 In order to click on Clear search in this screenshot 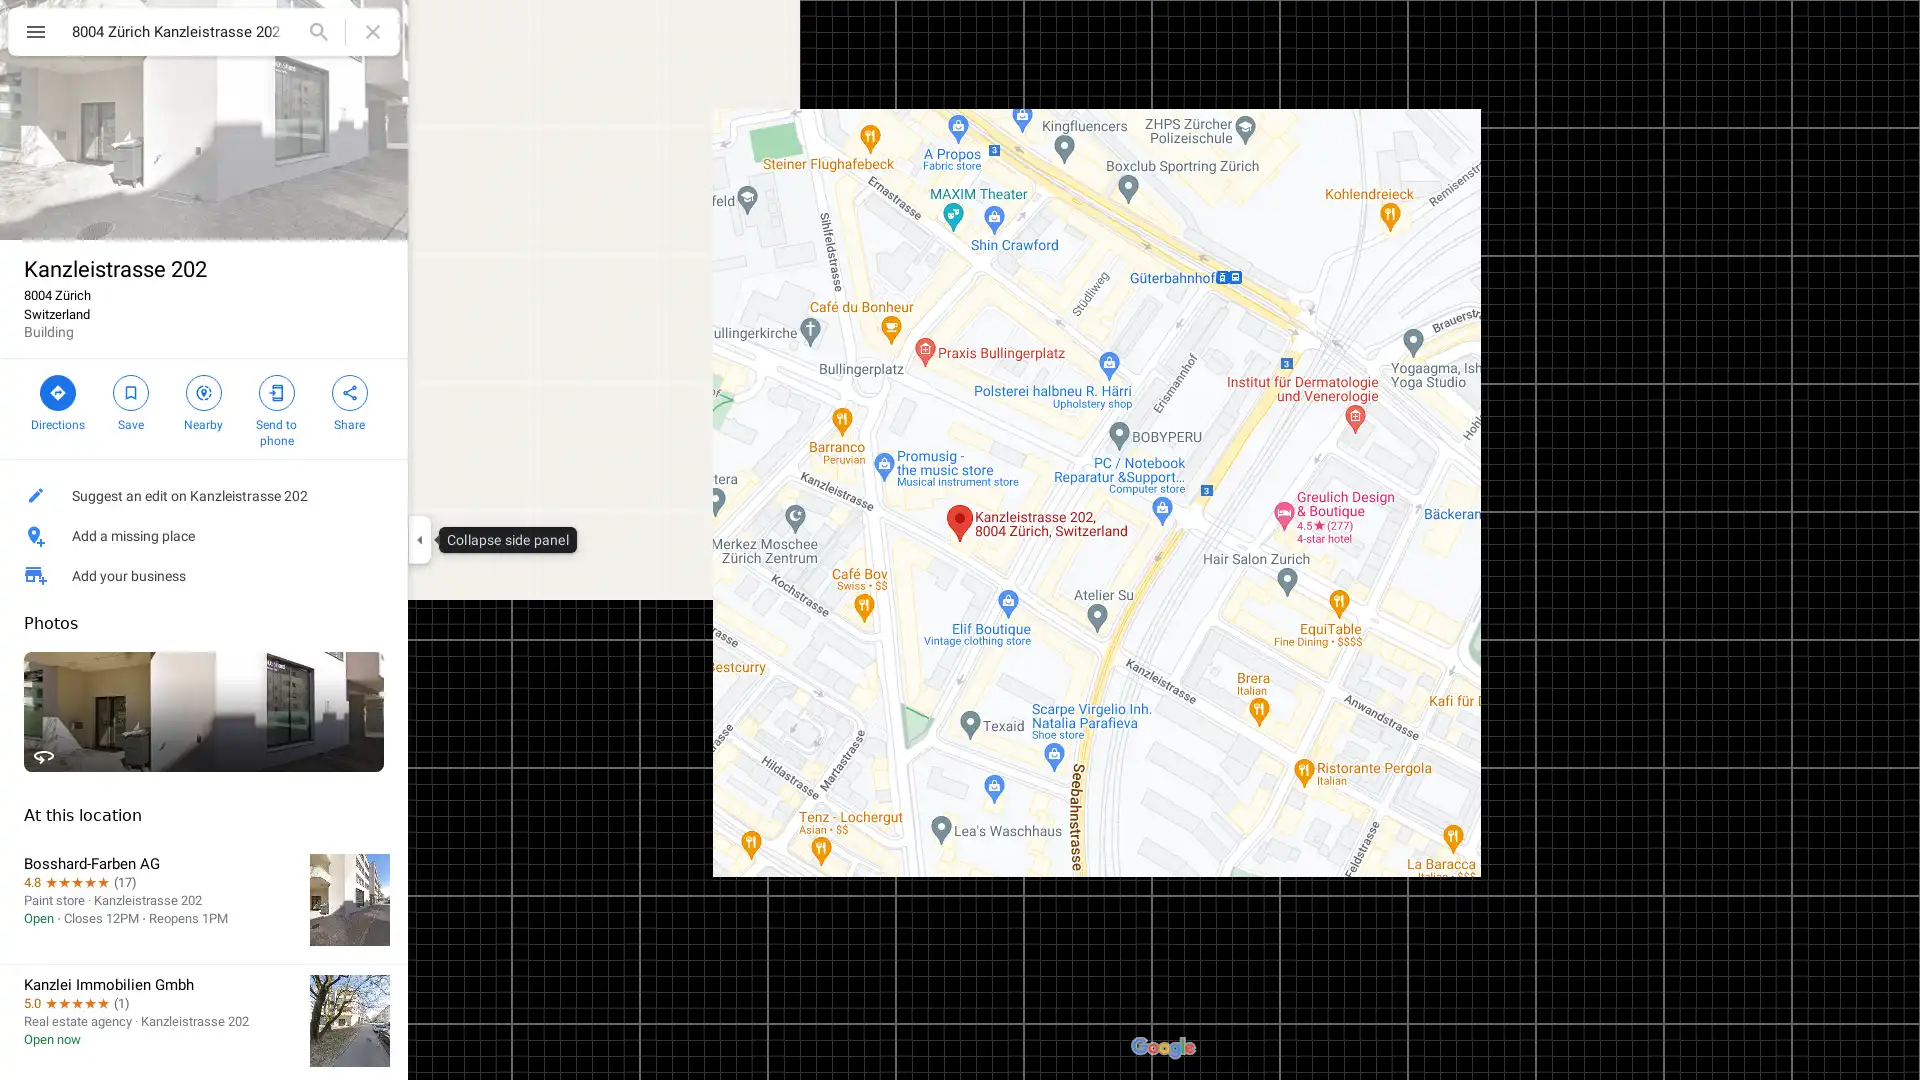, I will do `click(373, 31)`.